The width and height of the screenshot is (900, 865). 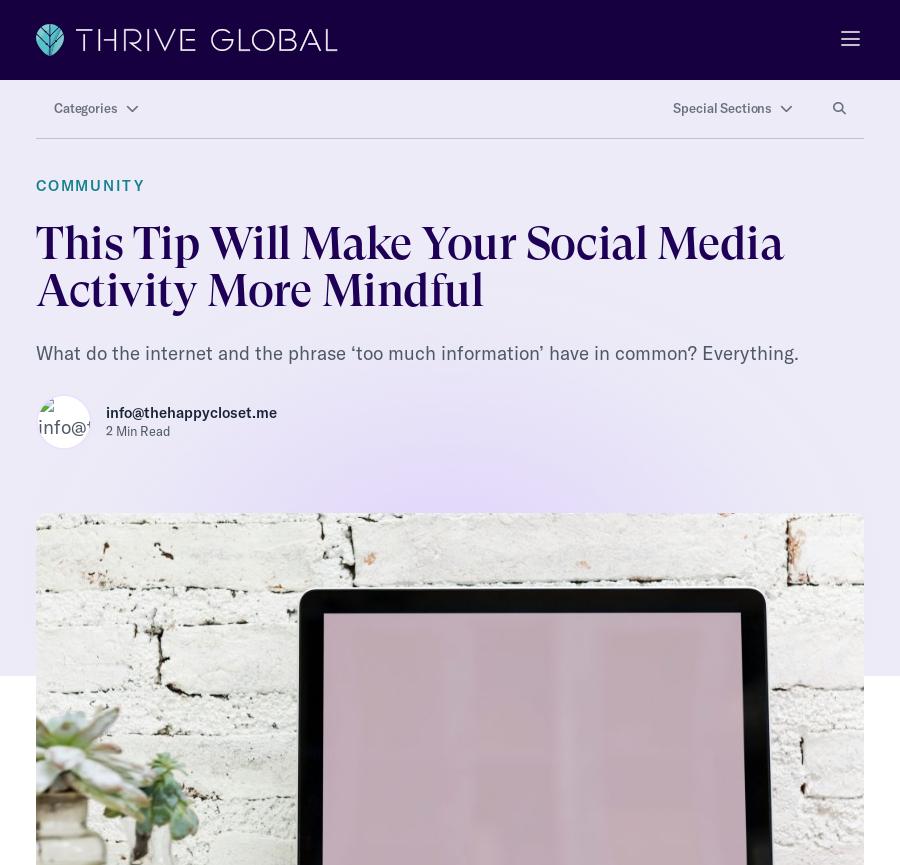 What do you see at coordinates (257, 396) in the screenshot?
I see `'info@thehappycloset.me'` at bounding box center [257, 396].